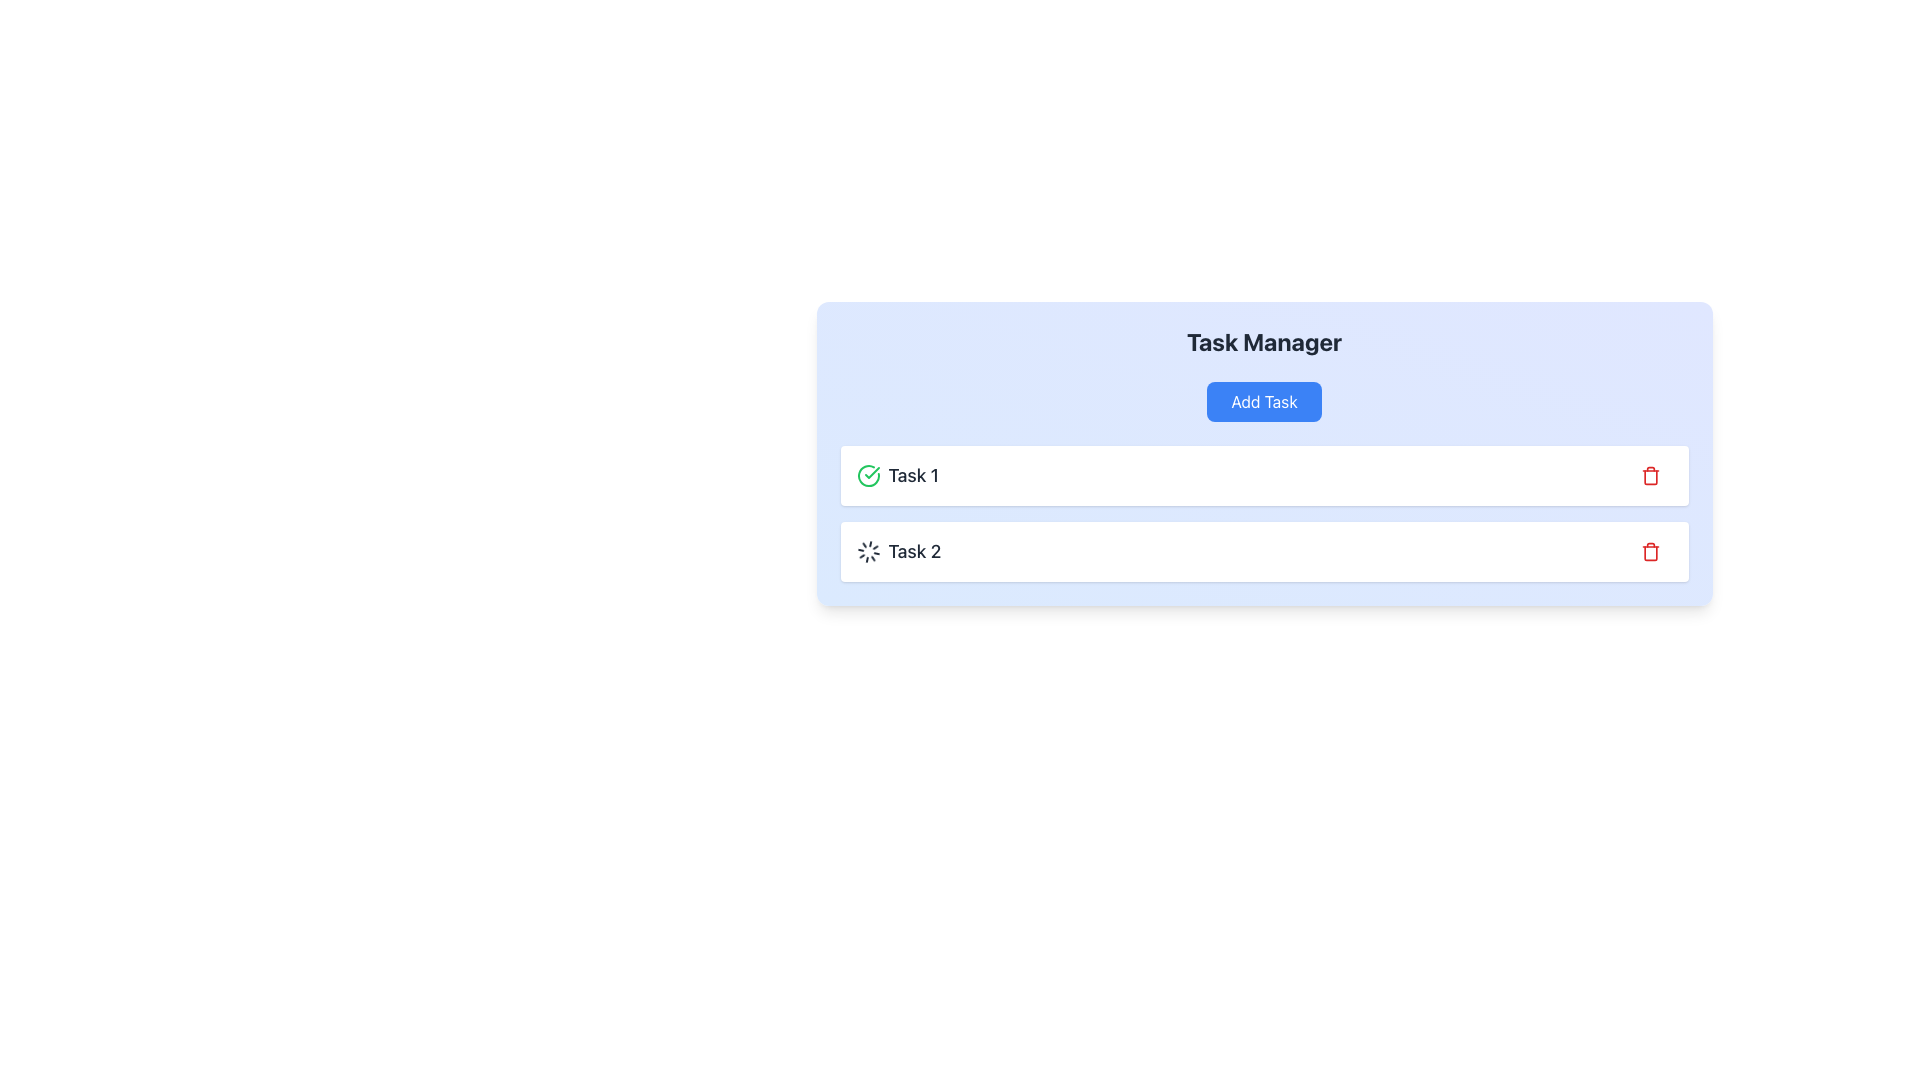 The image size is (1920, 1080). What do you see at coordinates (896, 475) in the screenshot?
I see `the text label displaying the title 'Task 1', which is styled in bold font and accompanied by a green check mark icon, located in the task manager interface` at bounding box center [896, 475].